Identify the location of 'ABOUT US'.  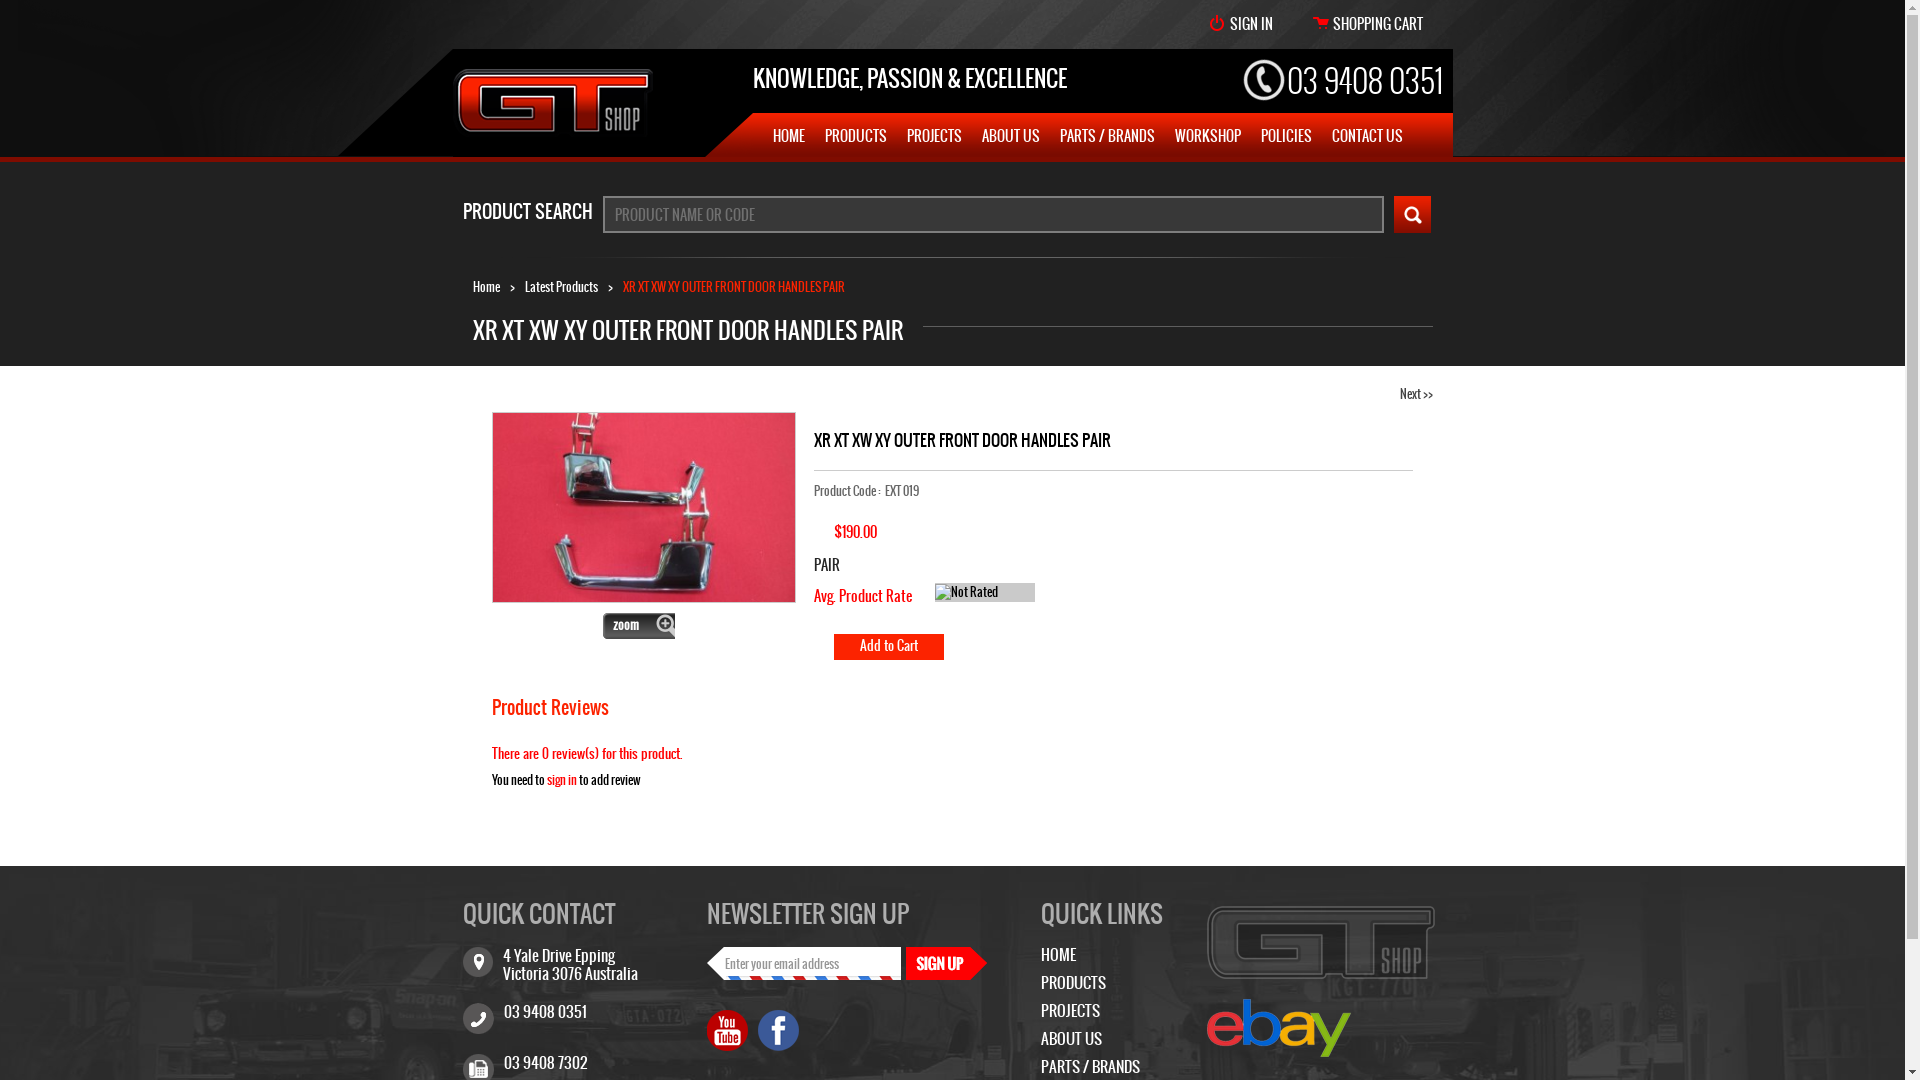
(1069, 1037).